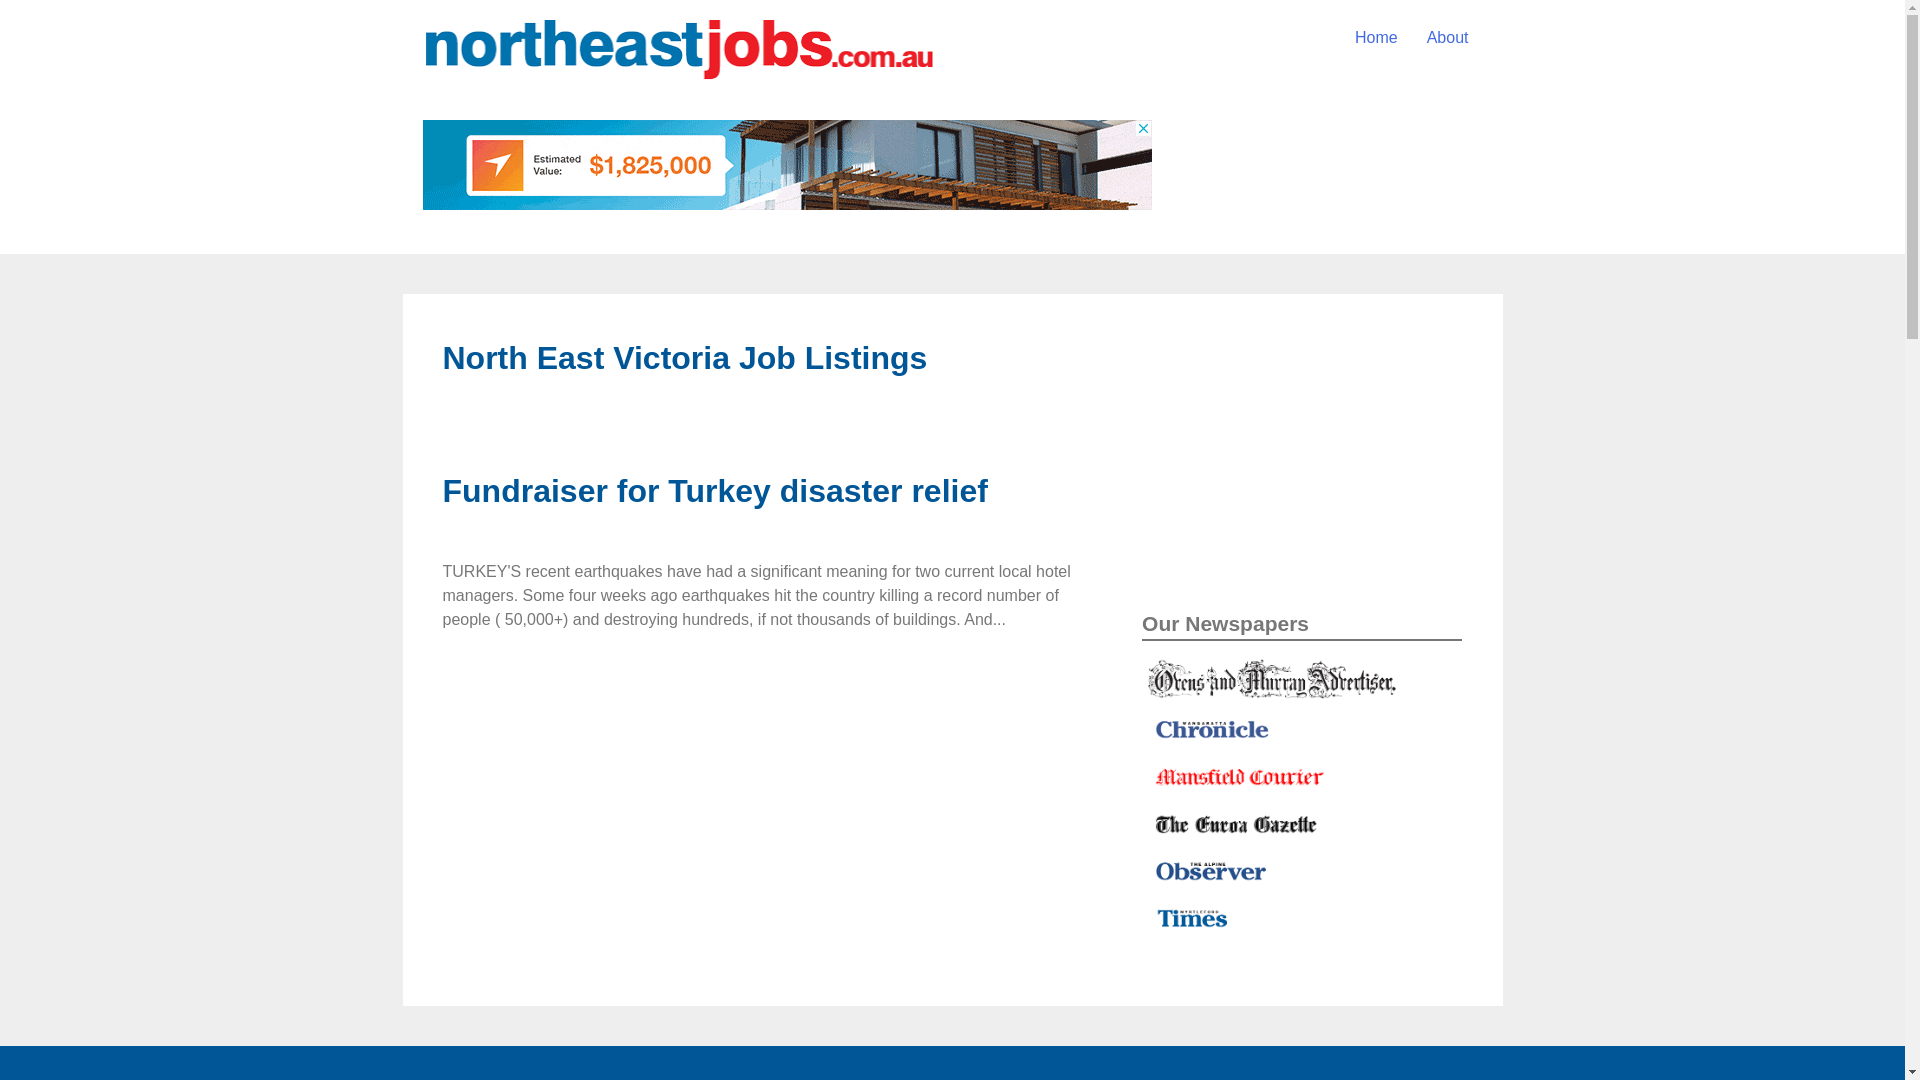  I want to click on 'About', so click(1448, 38).